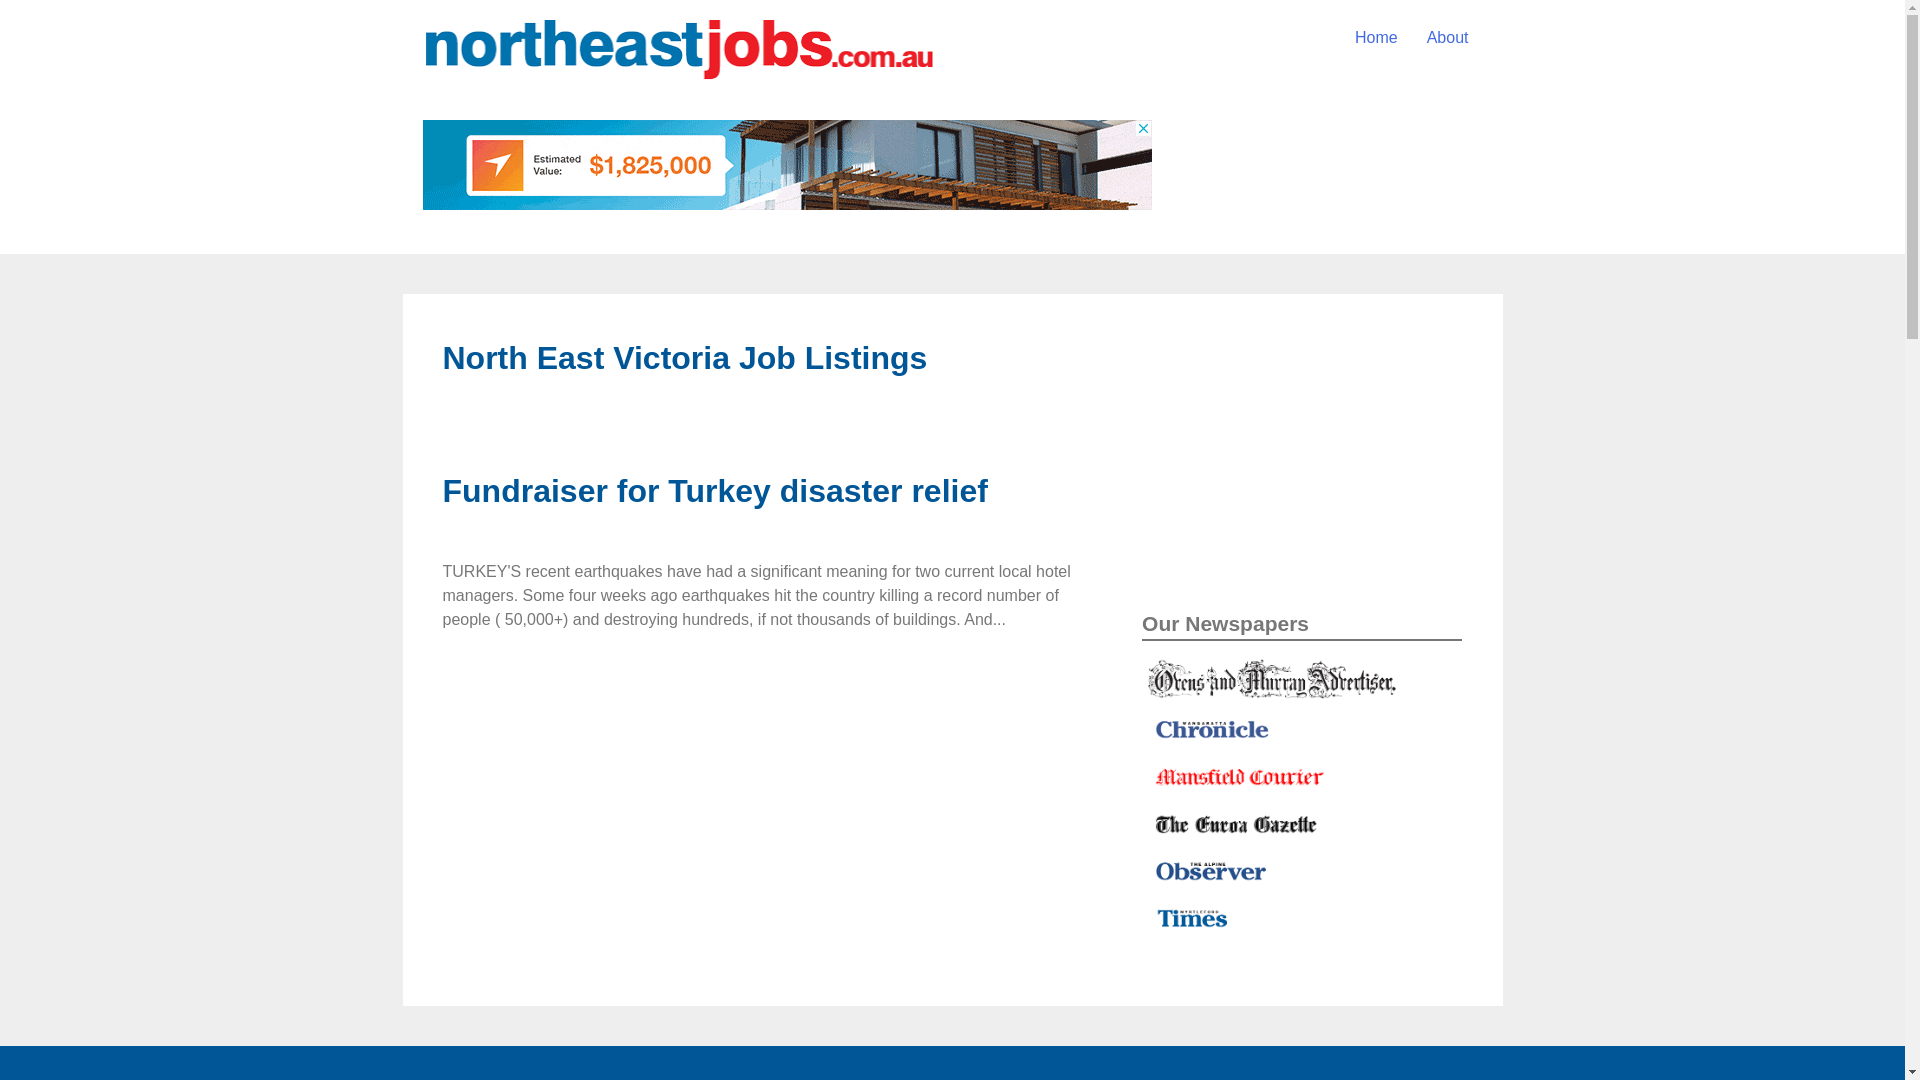  I want to click on 'About', so click(1448, 38).